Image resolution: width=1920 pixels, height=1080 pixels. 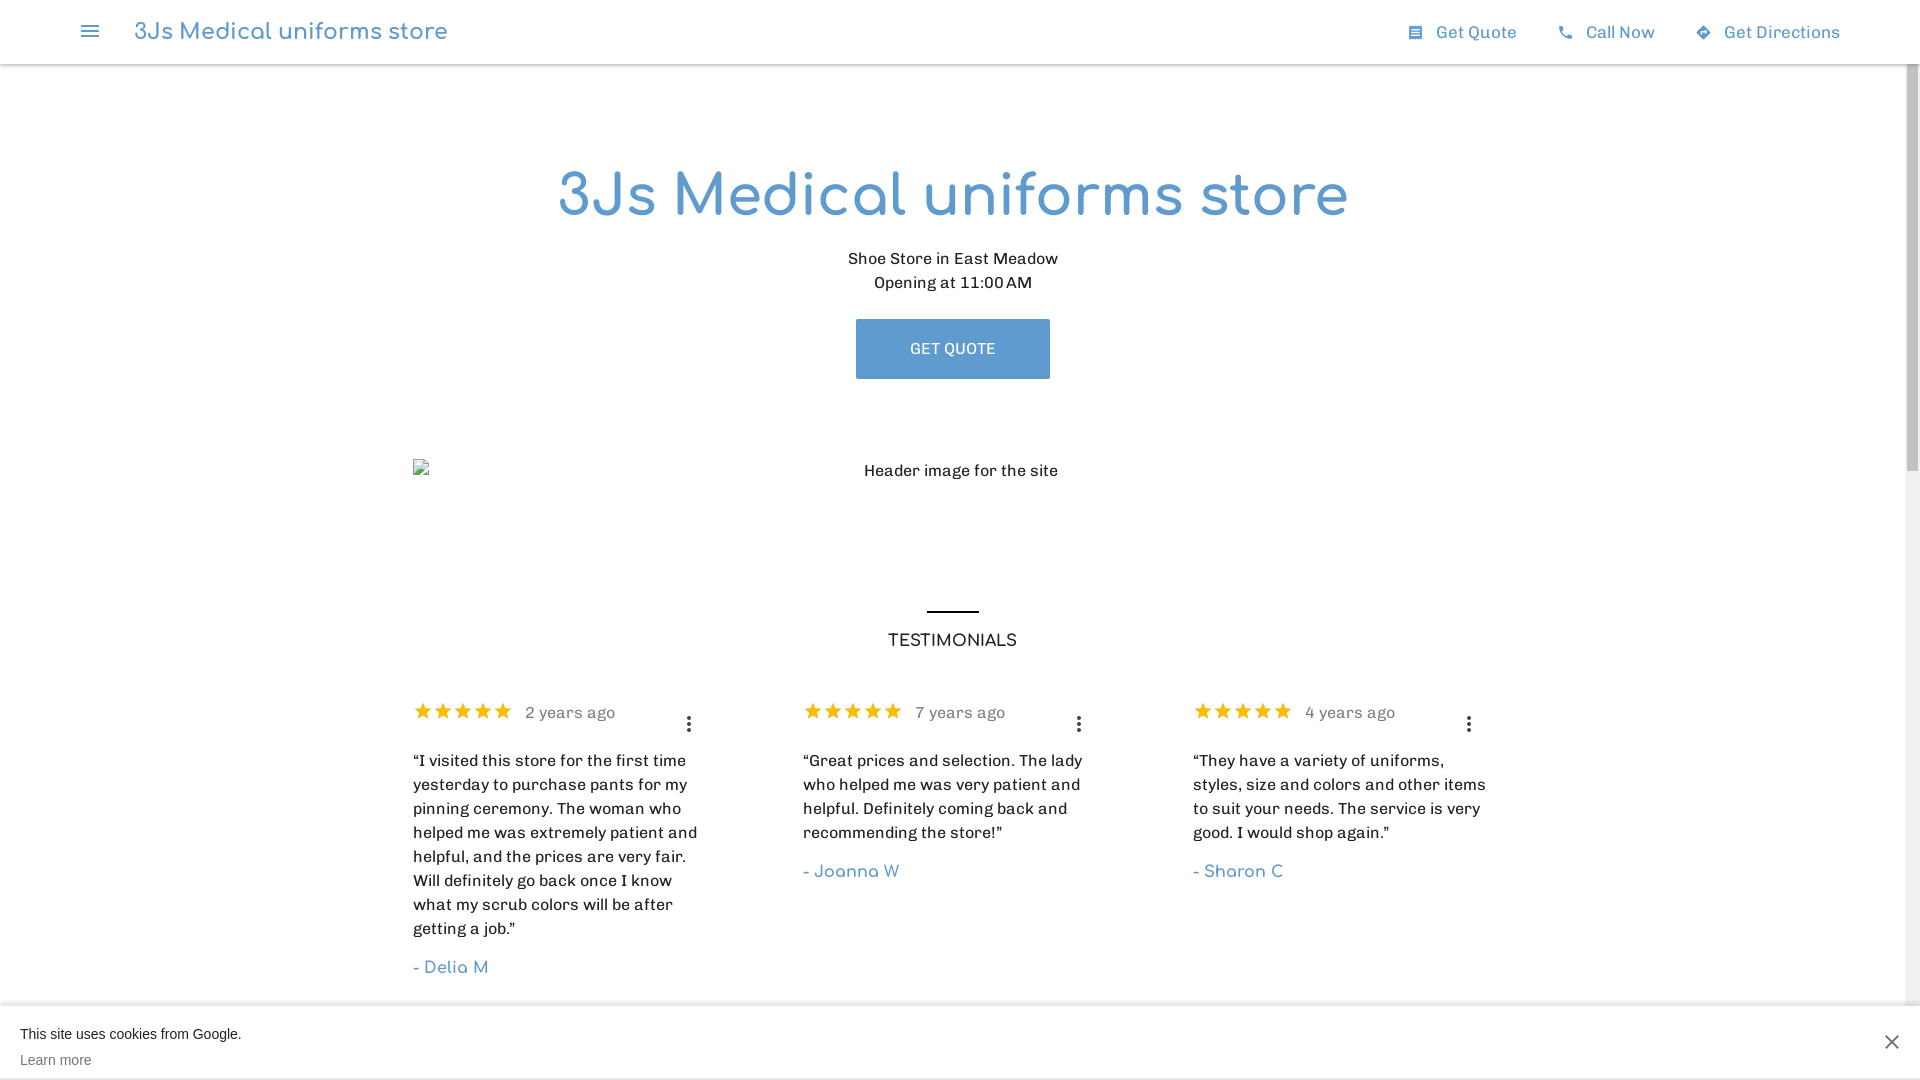 I want to click on 'GET QUOTE', so click(x=952, y=347).